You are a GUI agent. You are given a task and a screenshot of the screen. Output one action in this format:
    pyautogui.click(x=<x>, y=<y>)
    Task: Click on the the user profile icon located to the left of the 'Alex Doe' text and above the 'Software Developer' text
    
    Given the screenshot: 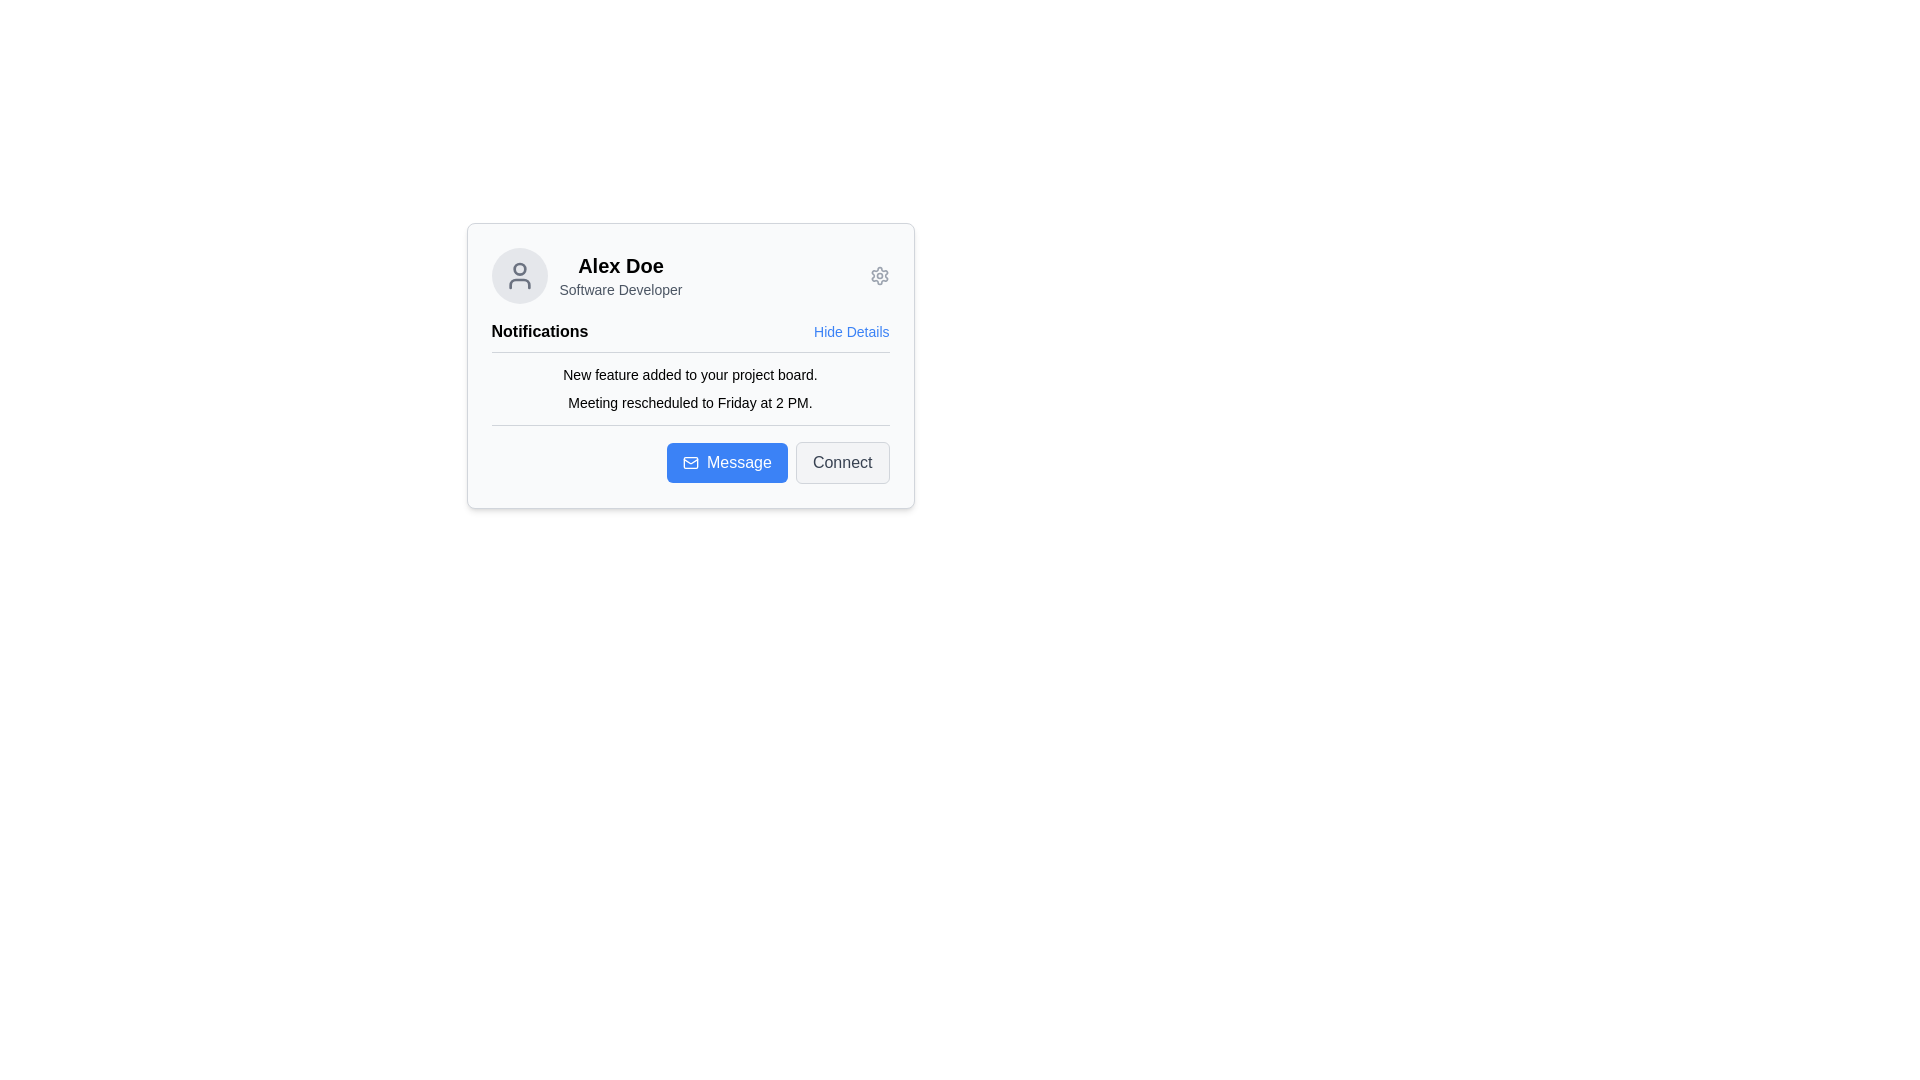 What is the action you would take?
    pyautogui.click(x=519, y=276)
    